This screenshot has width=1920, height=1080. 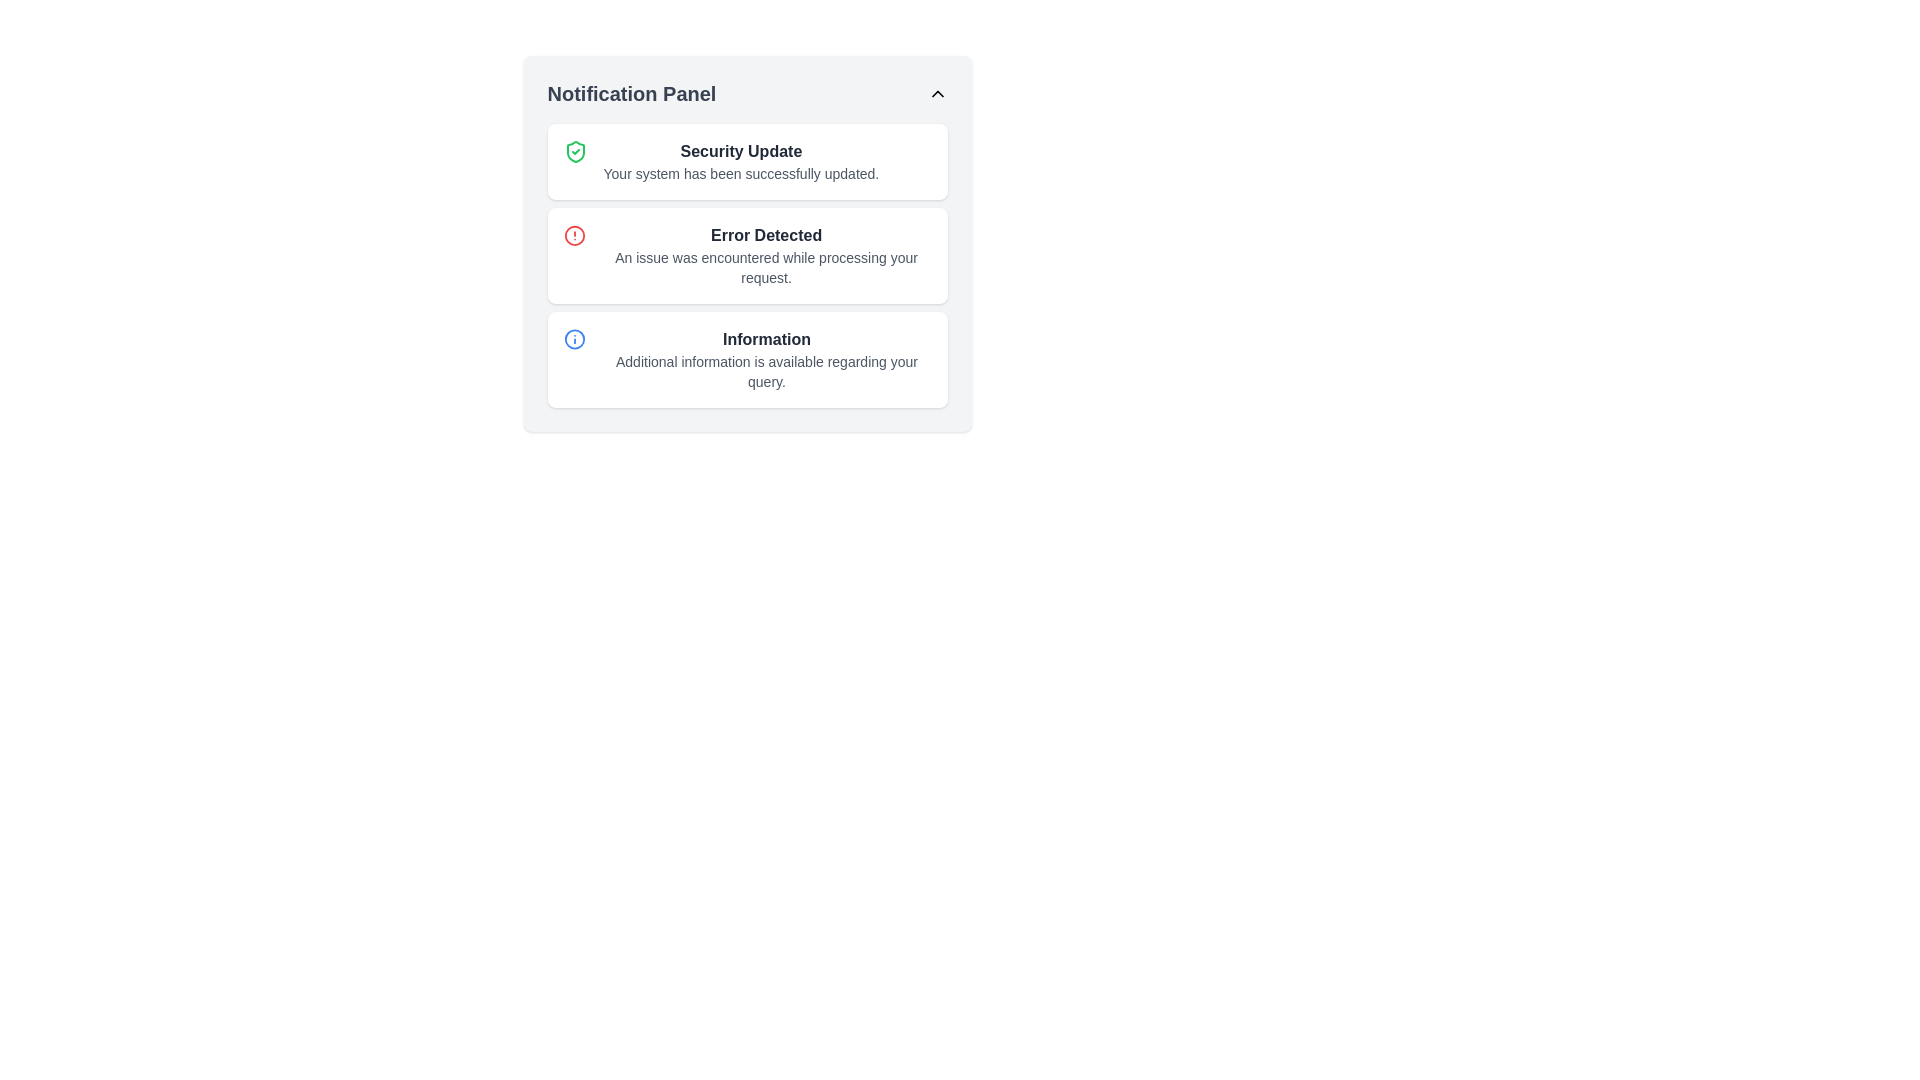 I want to click on text content that is styled with a smaller font size and gray color, which reads 'Additional information is available regarding your query.' located under the bold heading 'Information' in the third panel of the notification interface, so click(x=766, y=371).